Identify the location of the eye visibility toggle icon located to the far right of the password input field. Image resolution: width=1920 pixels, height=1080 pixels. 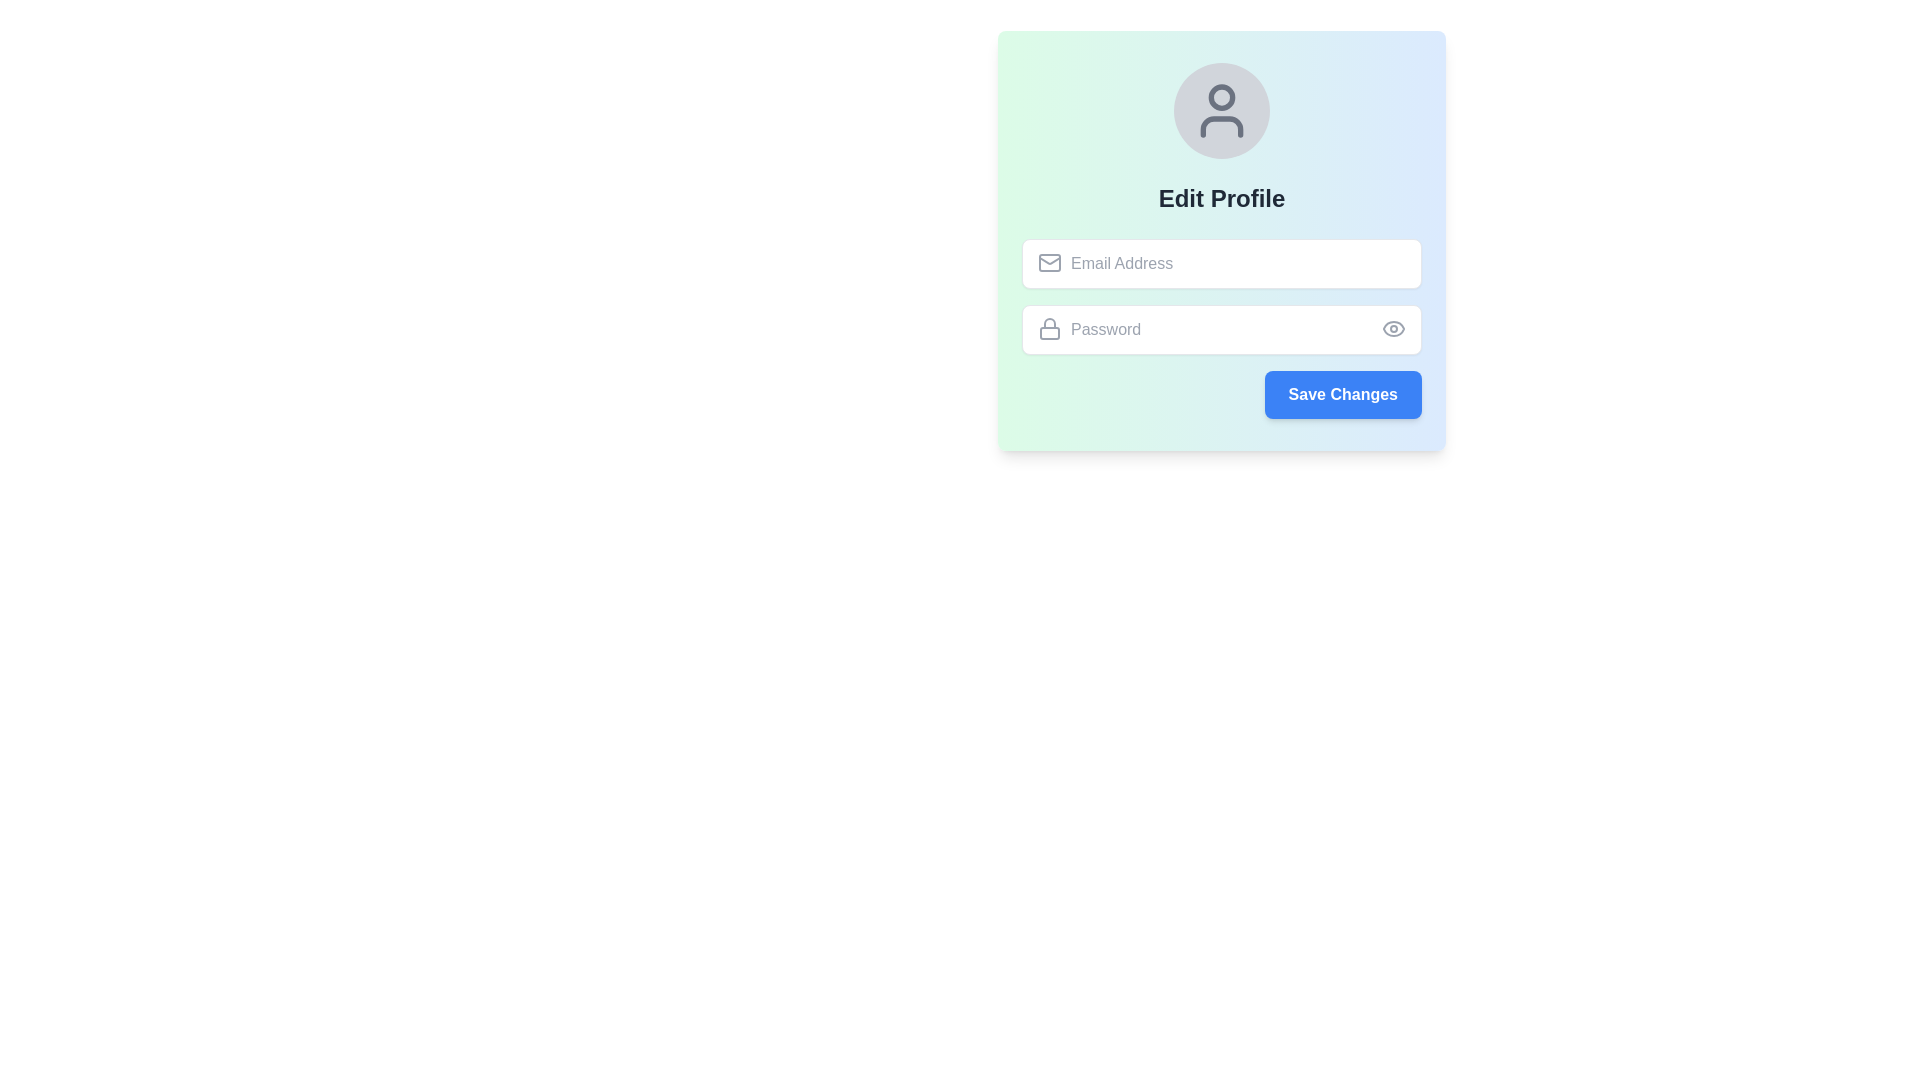
(1392, 327).